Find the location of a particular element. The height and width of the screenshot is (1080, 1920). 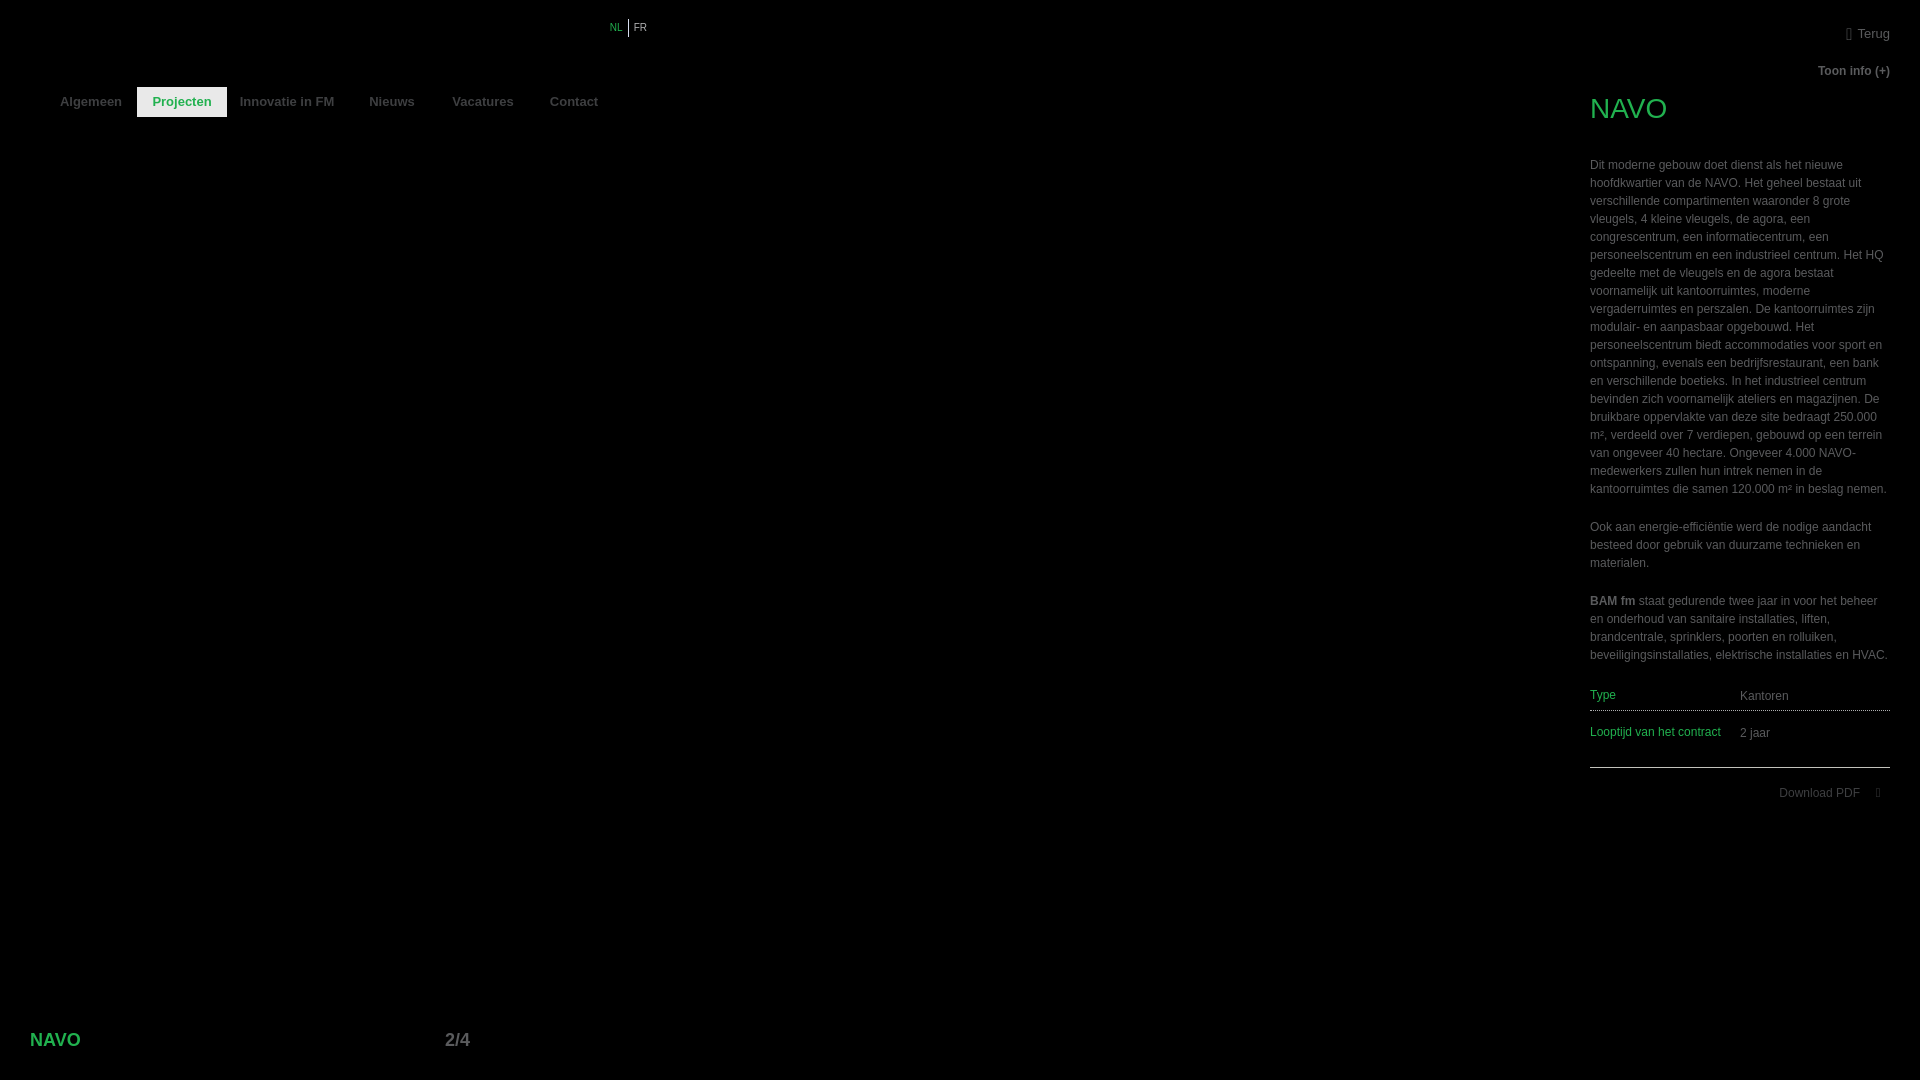

'Home' is located at coordinates (14, 101).